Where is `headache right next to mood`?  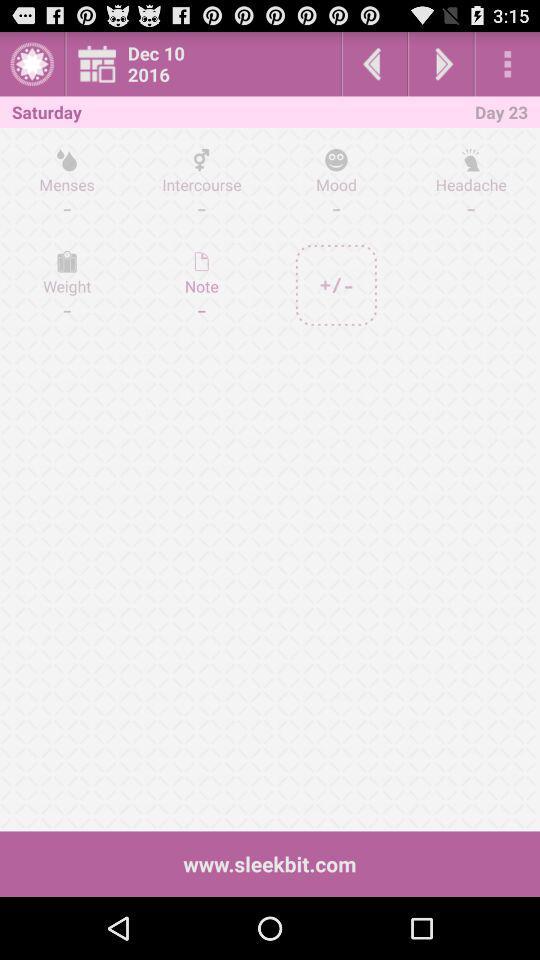
headache right next to mood is located at coordinates (470, 183).